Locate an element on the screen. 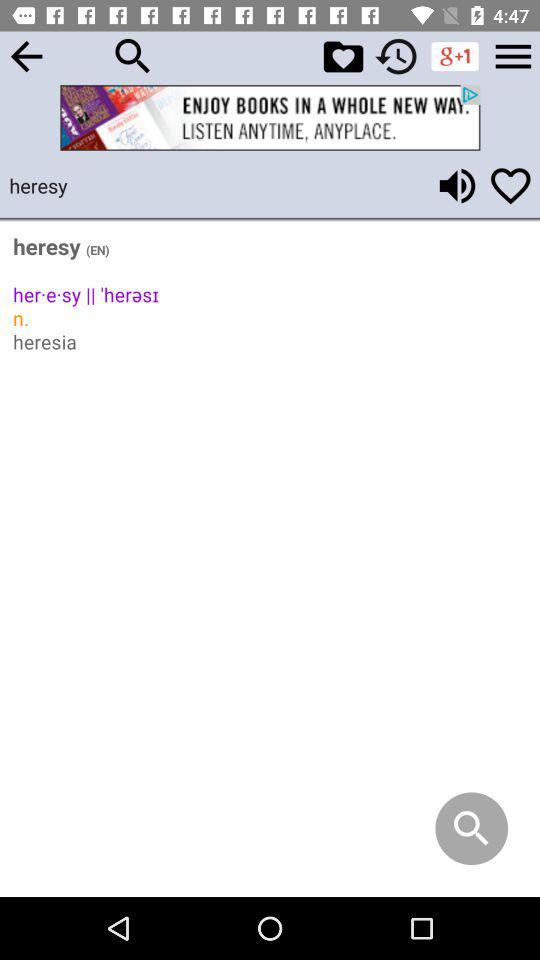 The height and width of the screenshot is (960, 540). the folder icon is located at coordinates (342, 55).